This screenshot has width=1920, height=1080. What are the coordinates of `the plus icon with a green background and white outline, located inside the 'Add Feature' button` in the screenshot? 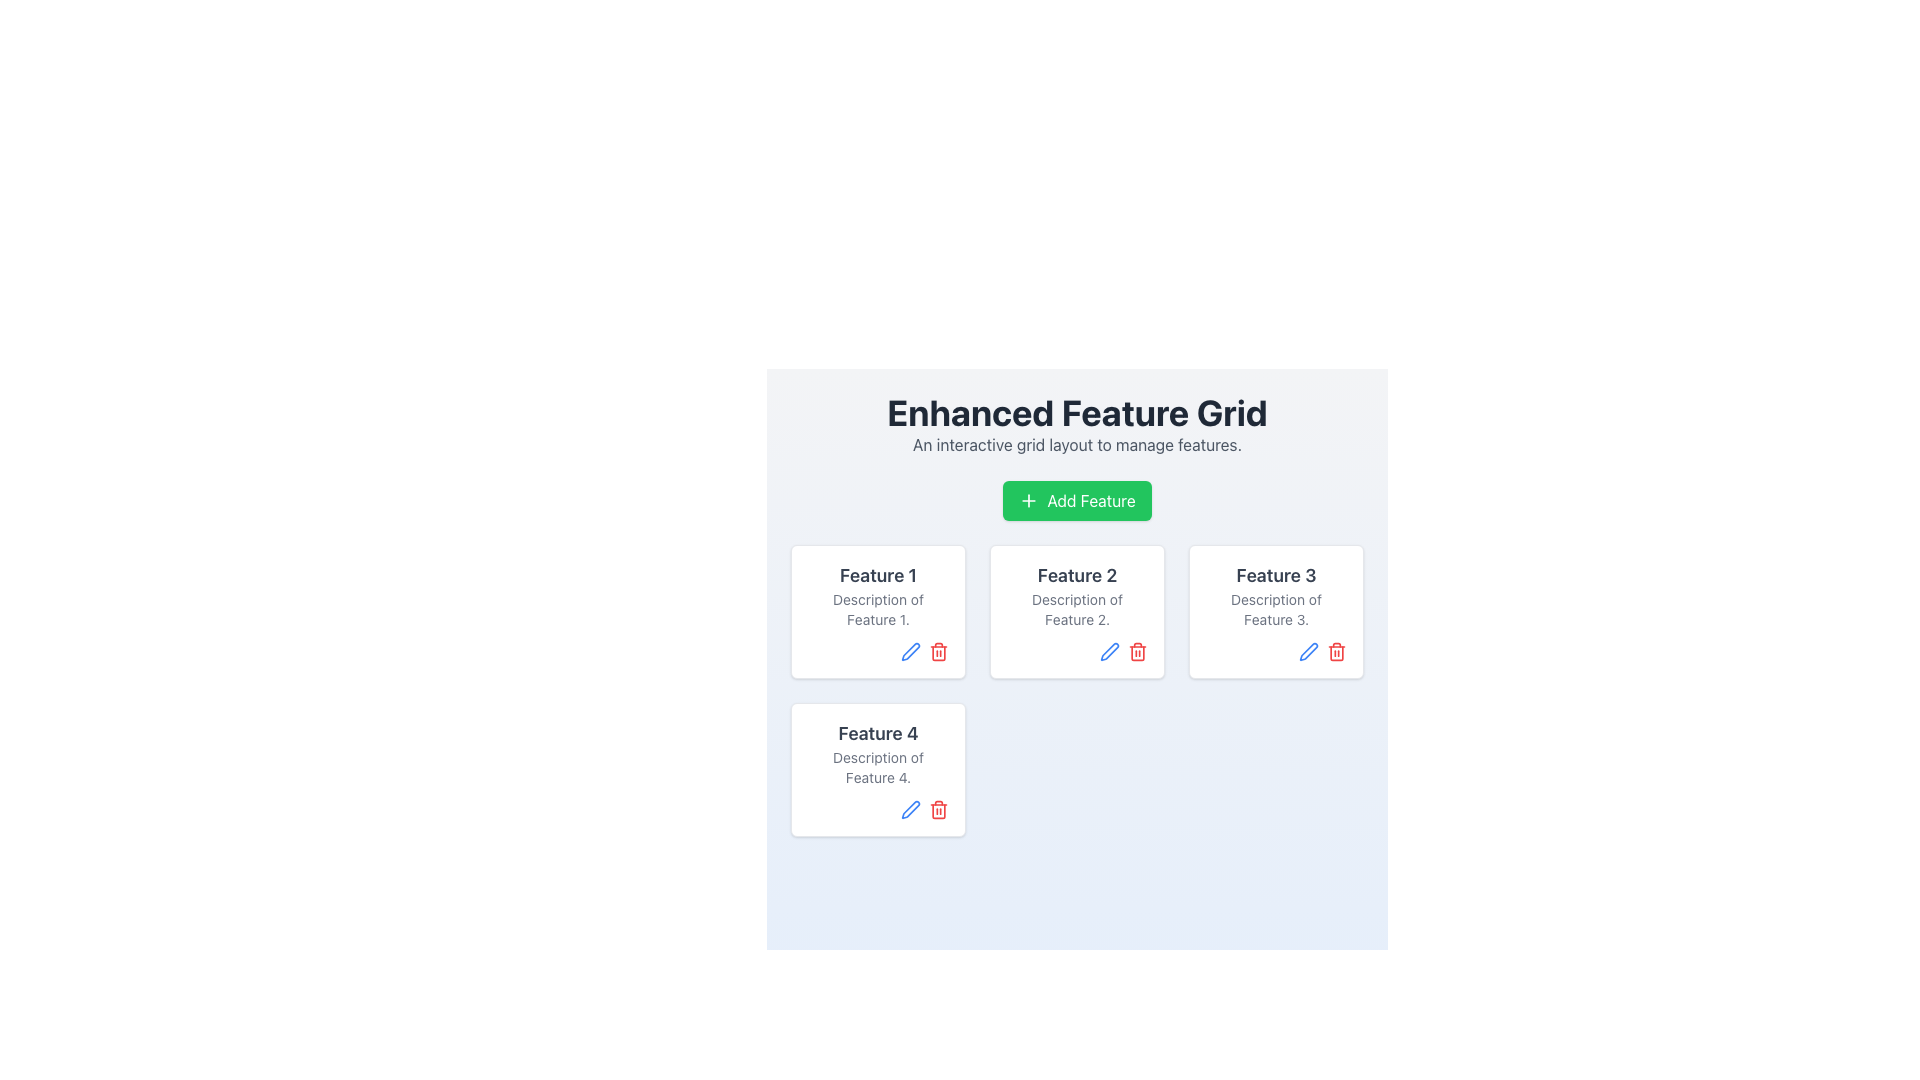 It's located at (1029, 500).